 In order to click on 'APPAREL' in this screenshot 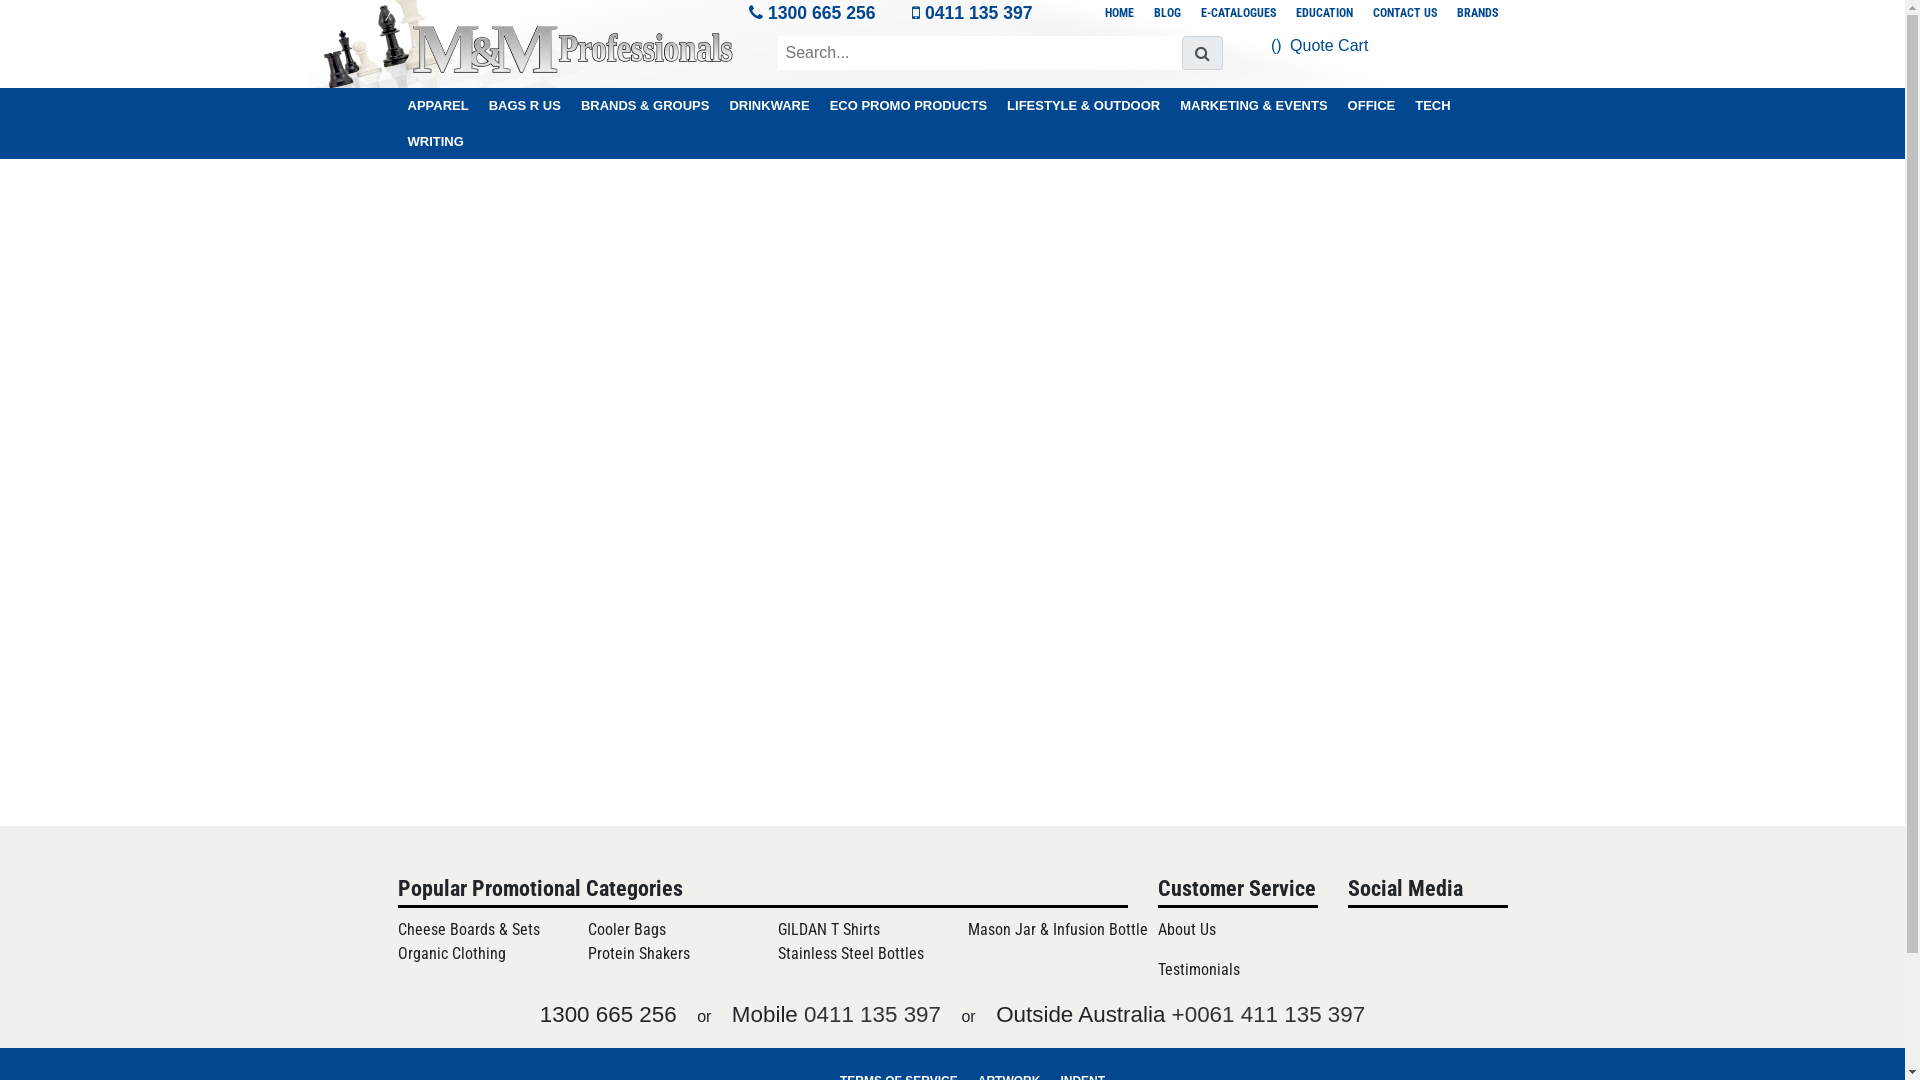, I will do `click(398, 105)`.